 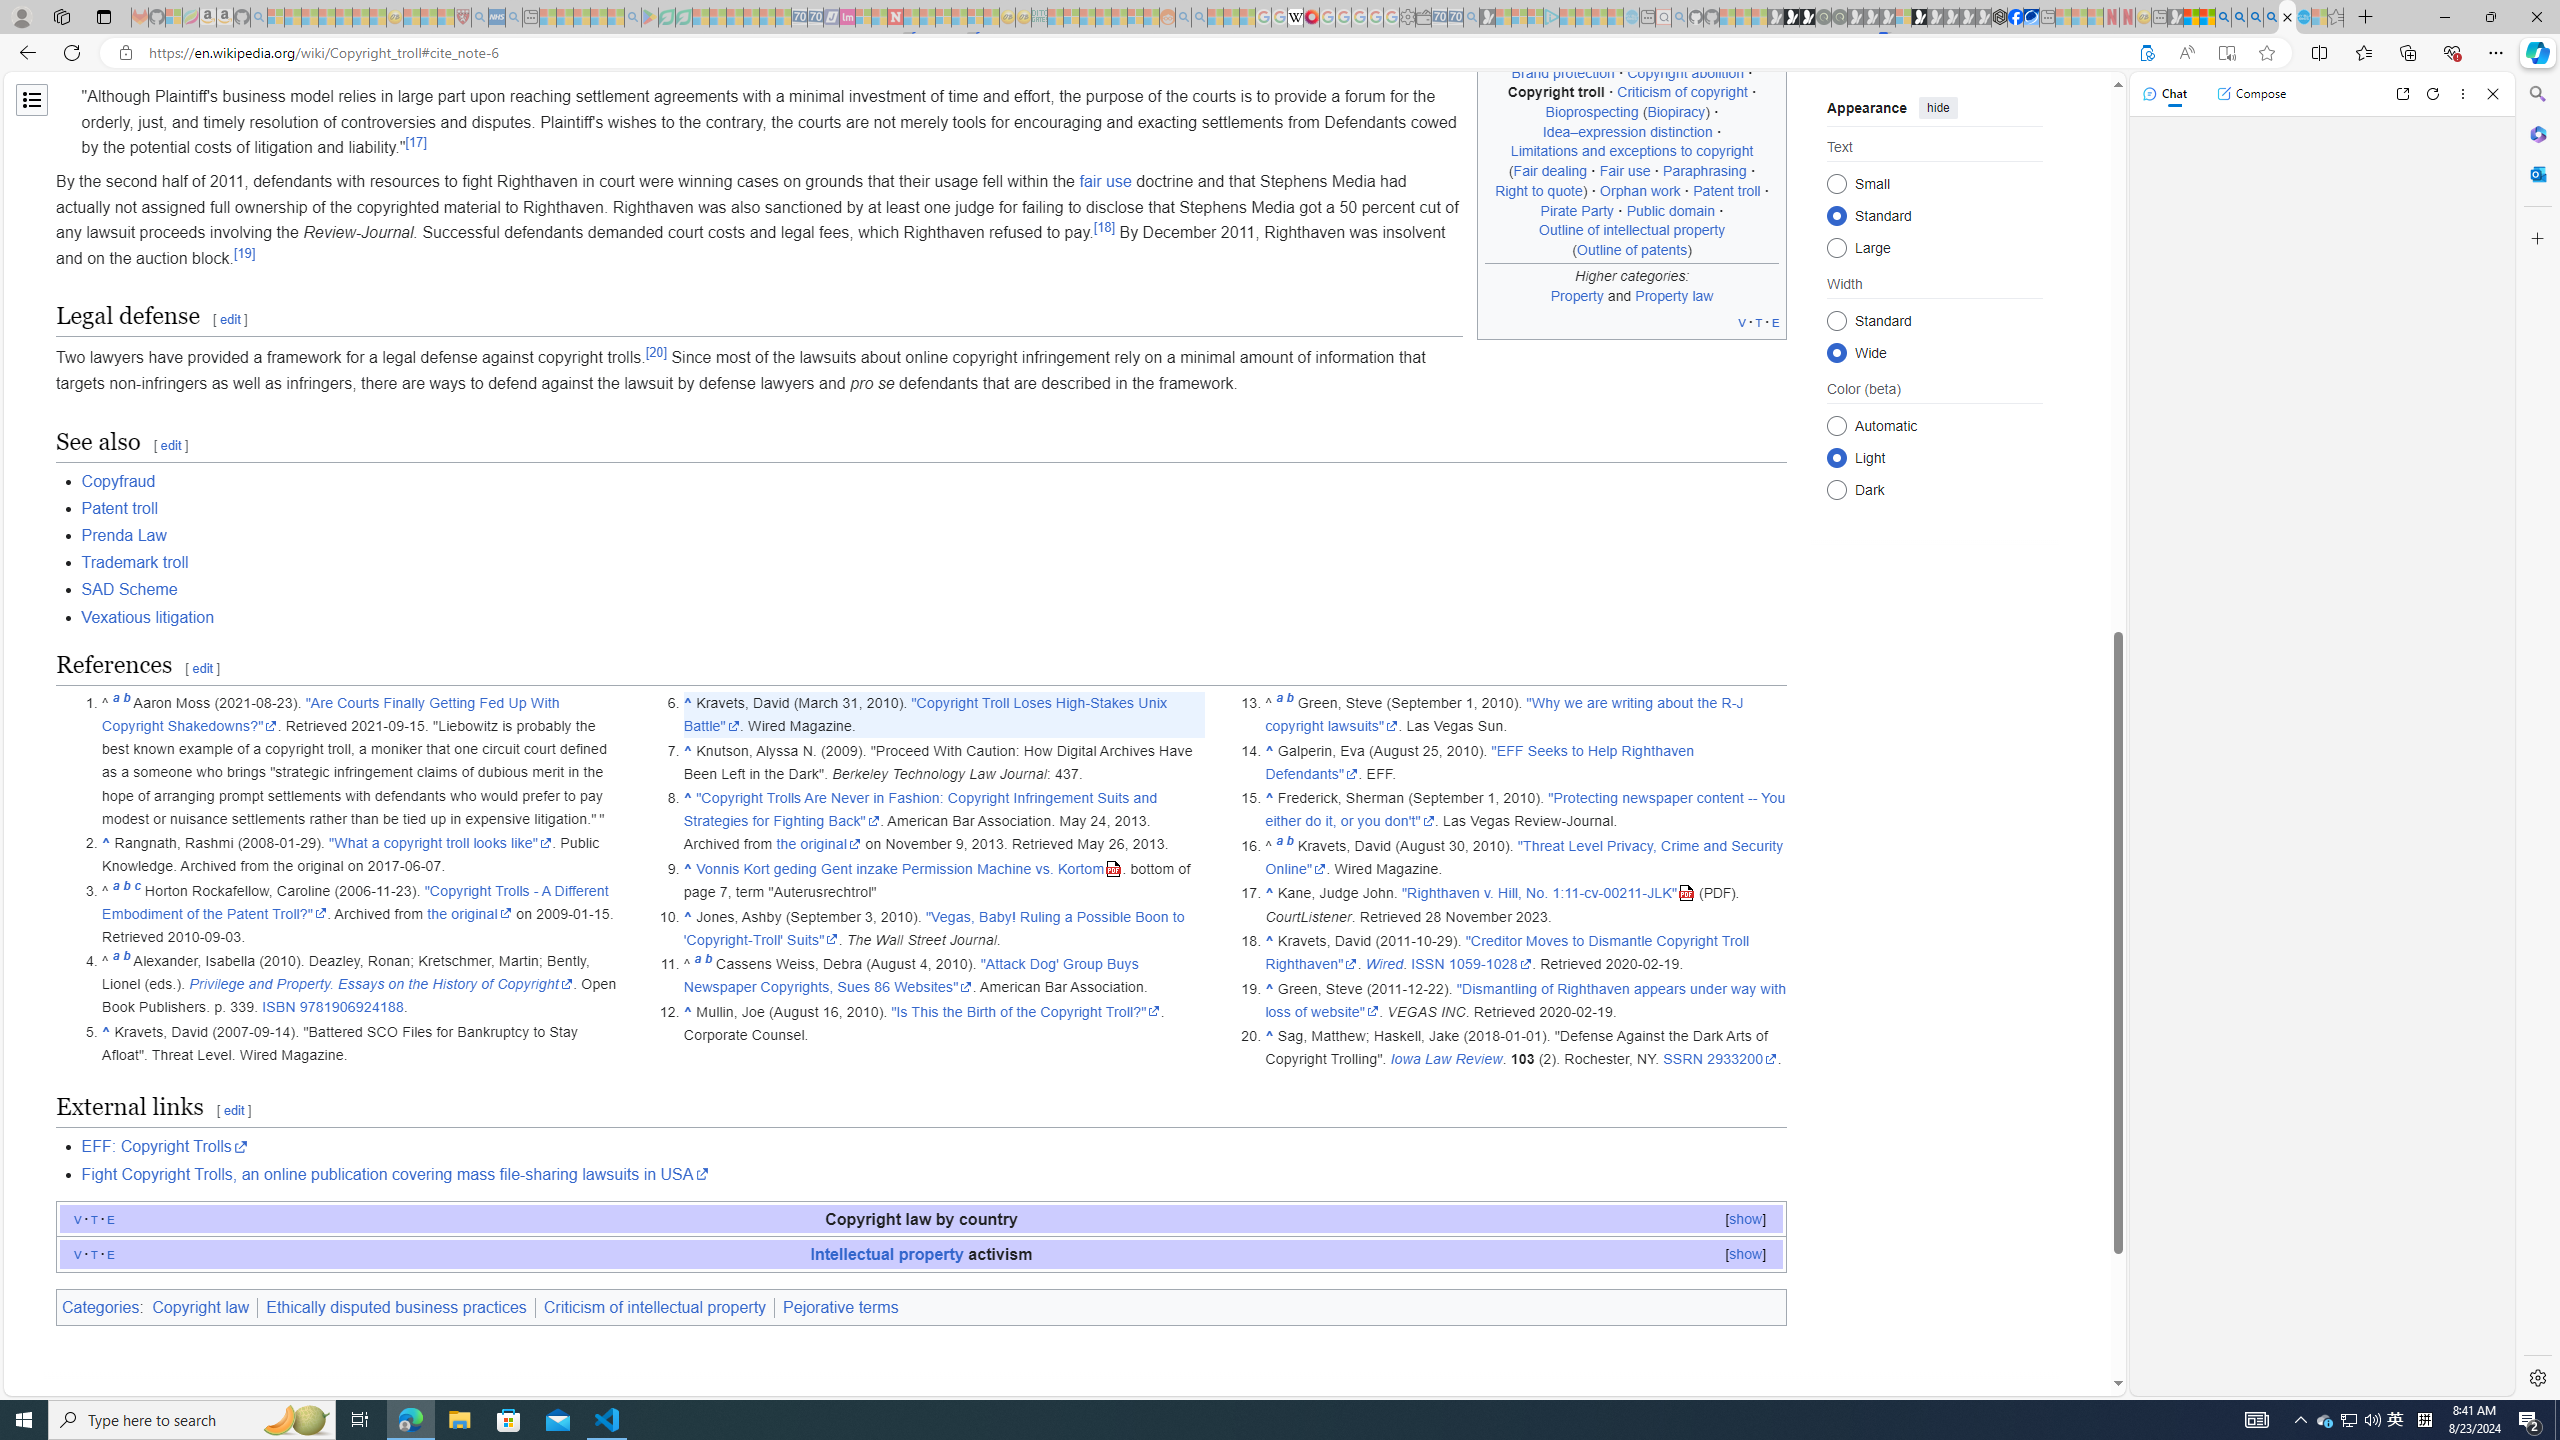 What do you see at coordinates (1939, 107) in the screenshot?
I see `'hide'` at bounding box center [1939, 107].